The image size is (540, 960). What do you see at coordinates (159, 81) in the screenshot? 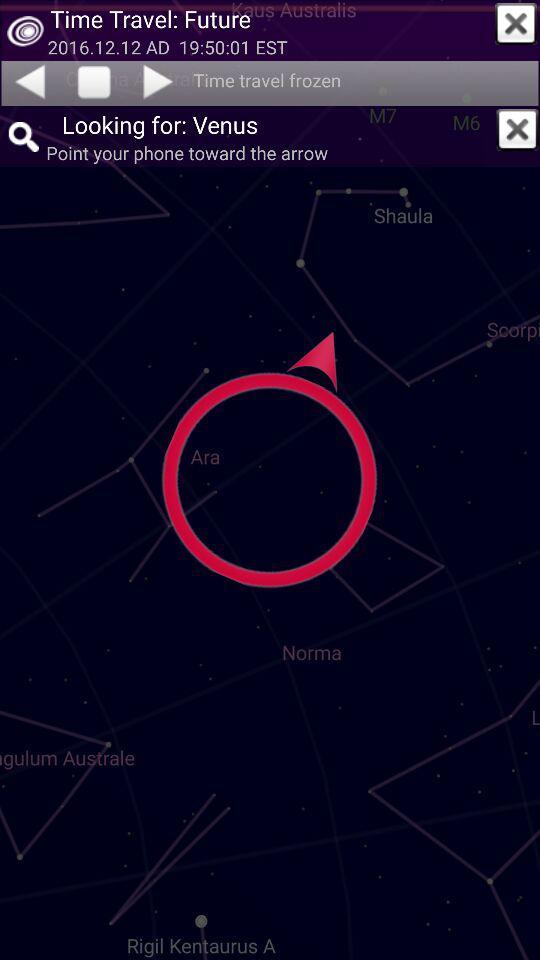
I see `move forward` at bounding box center [159, 81].